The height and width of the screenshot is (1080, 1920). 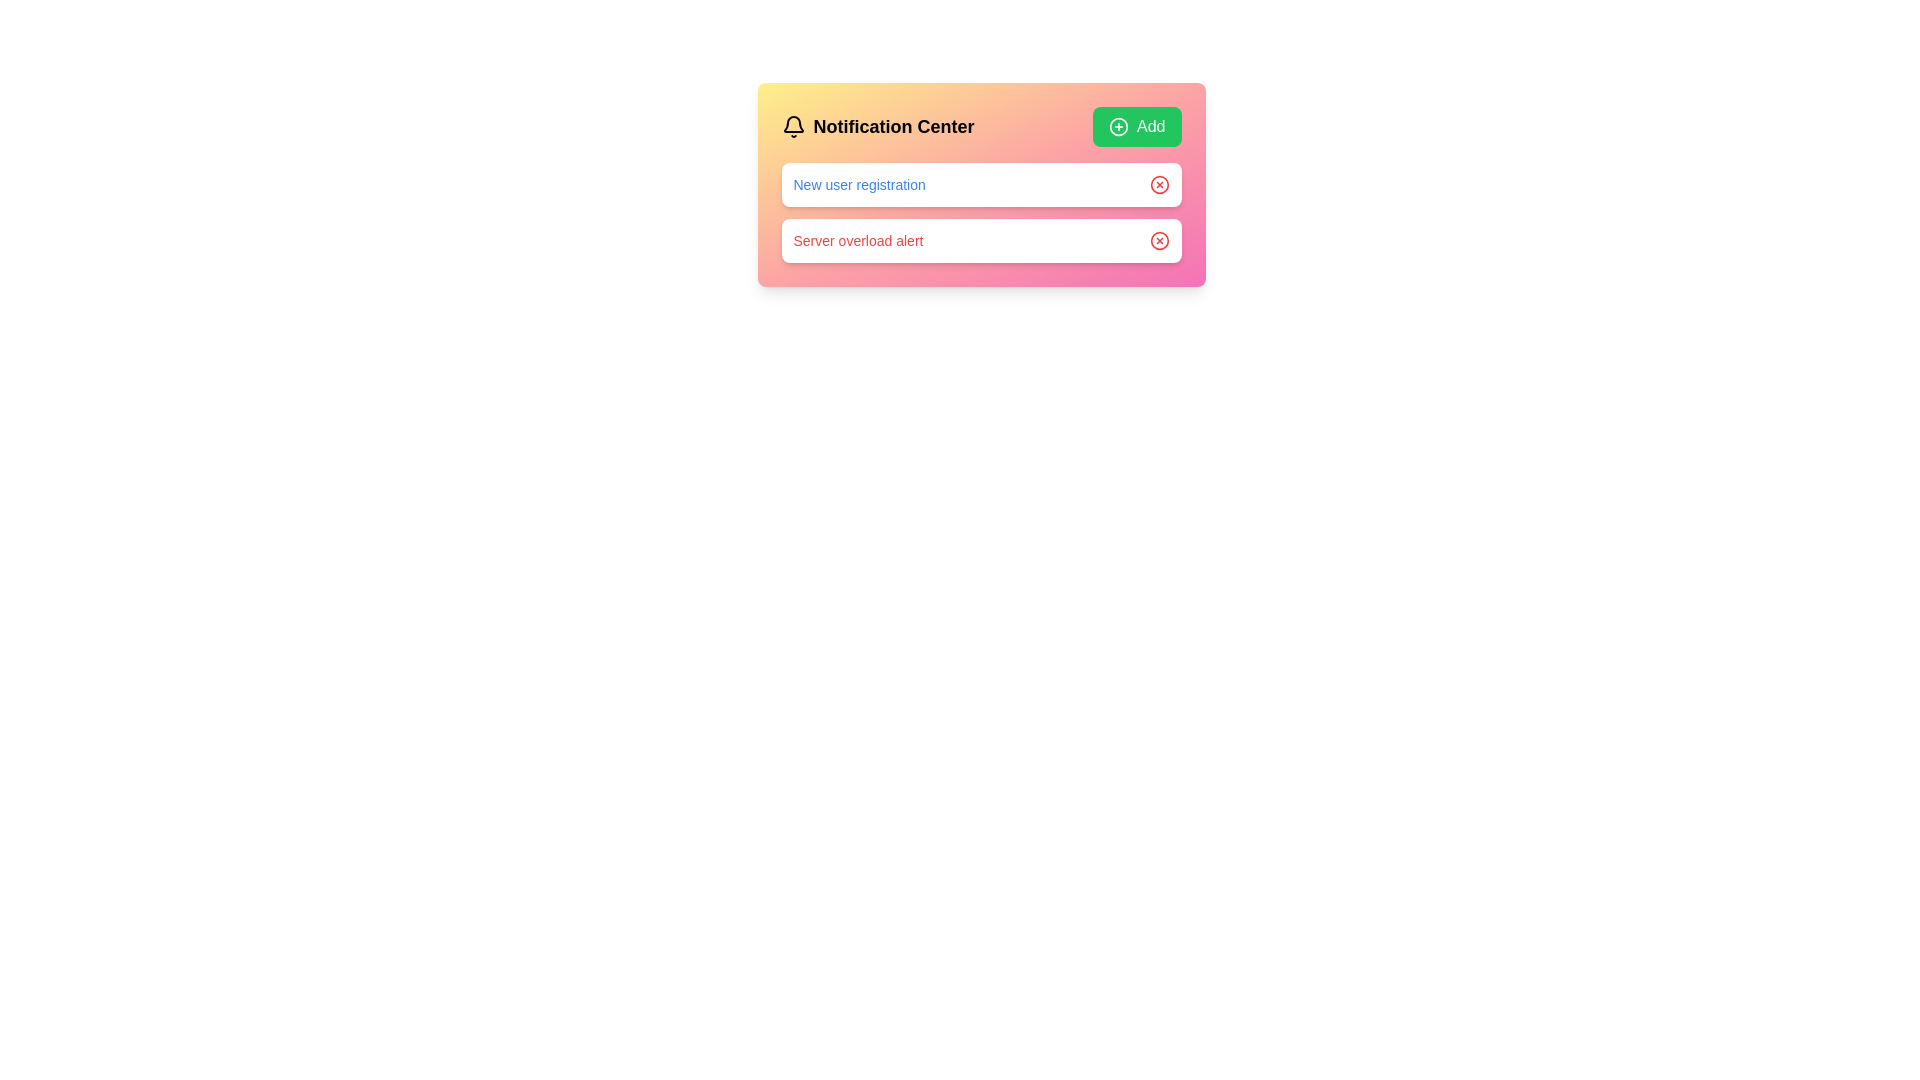 What do you see at coordinates (981, 185) in the screenshot?
I see `the 'New user registration' notification item in the notification panel` at bounding box center [981, 185].